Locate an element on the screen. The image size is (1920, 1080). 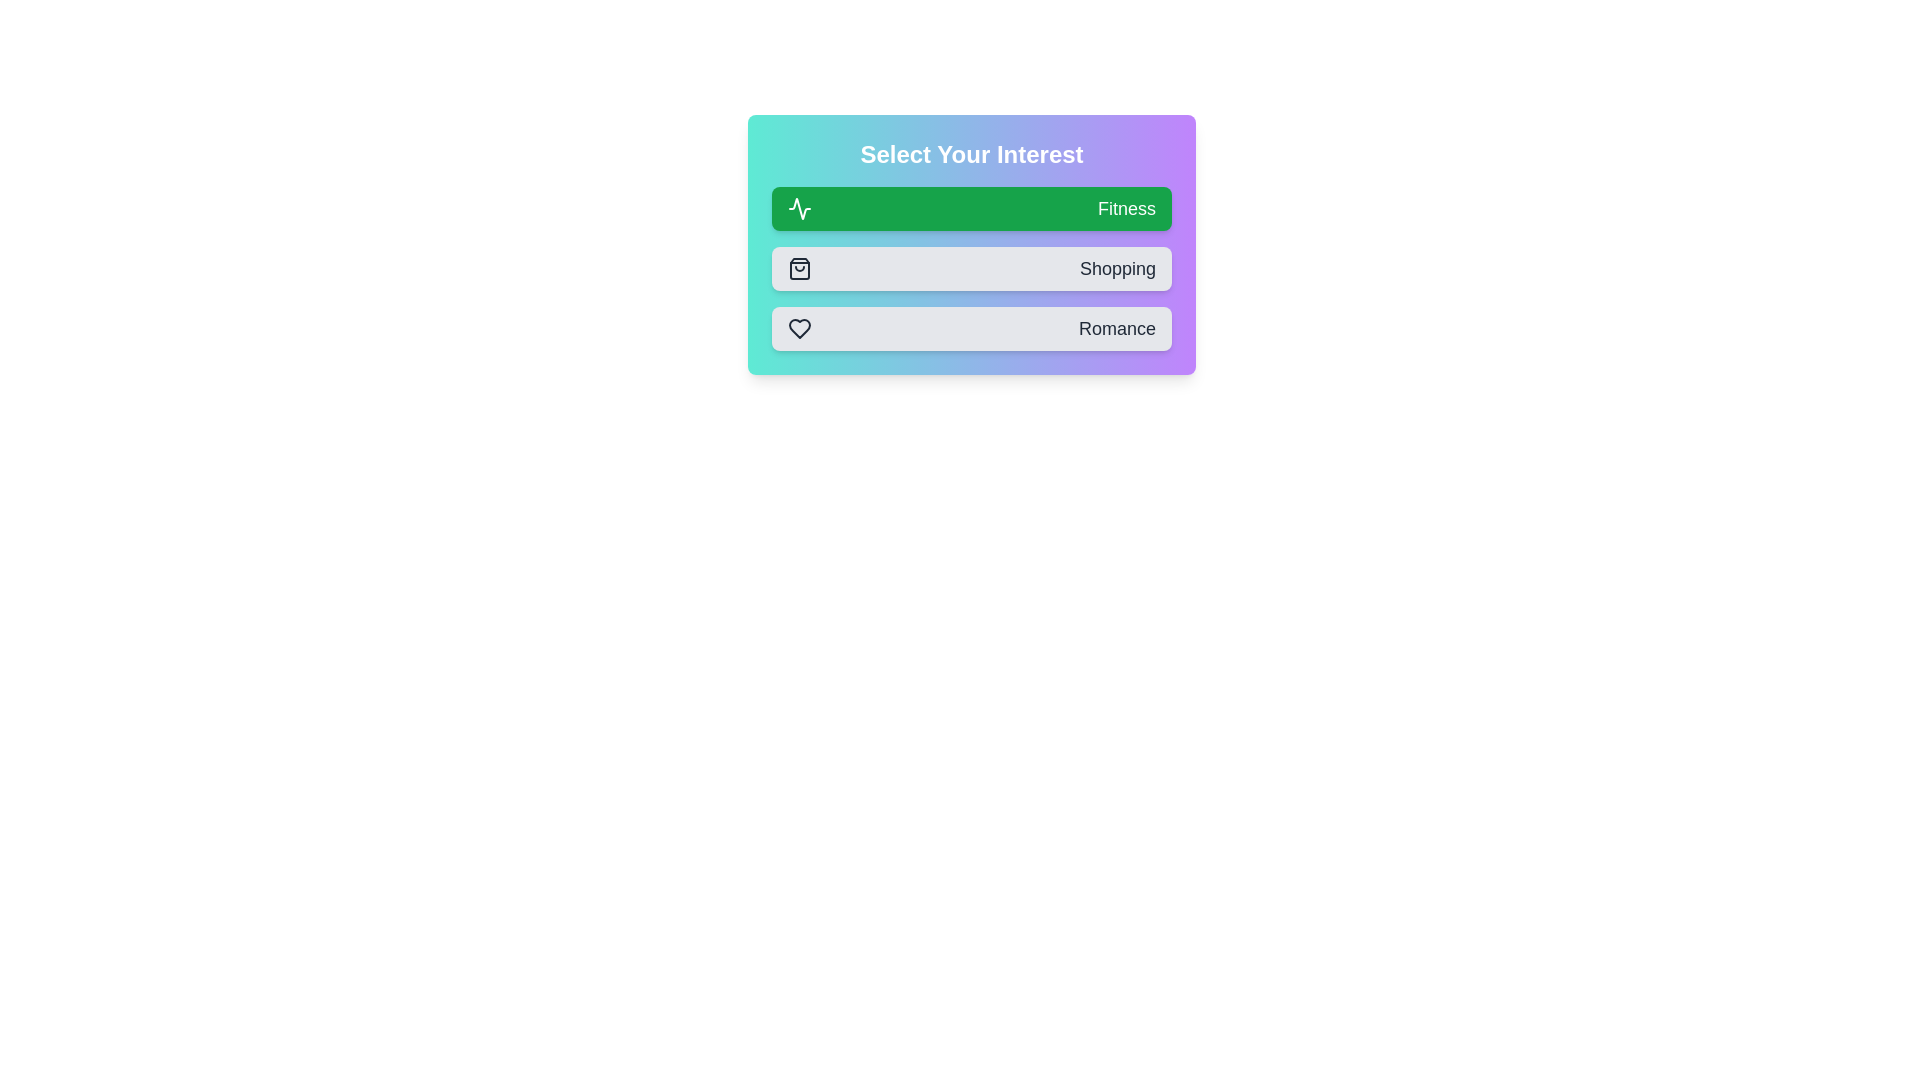
the Fitness button to observe its hover effect is located at coordinates (971, 208).